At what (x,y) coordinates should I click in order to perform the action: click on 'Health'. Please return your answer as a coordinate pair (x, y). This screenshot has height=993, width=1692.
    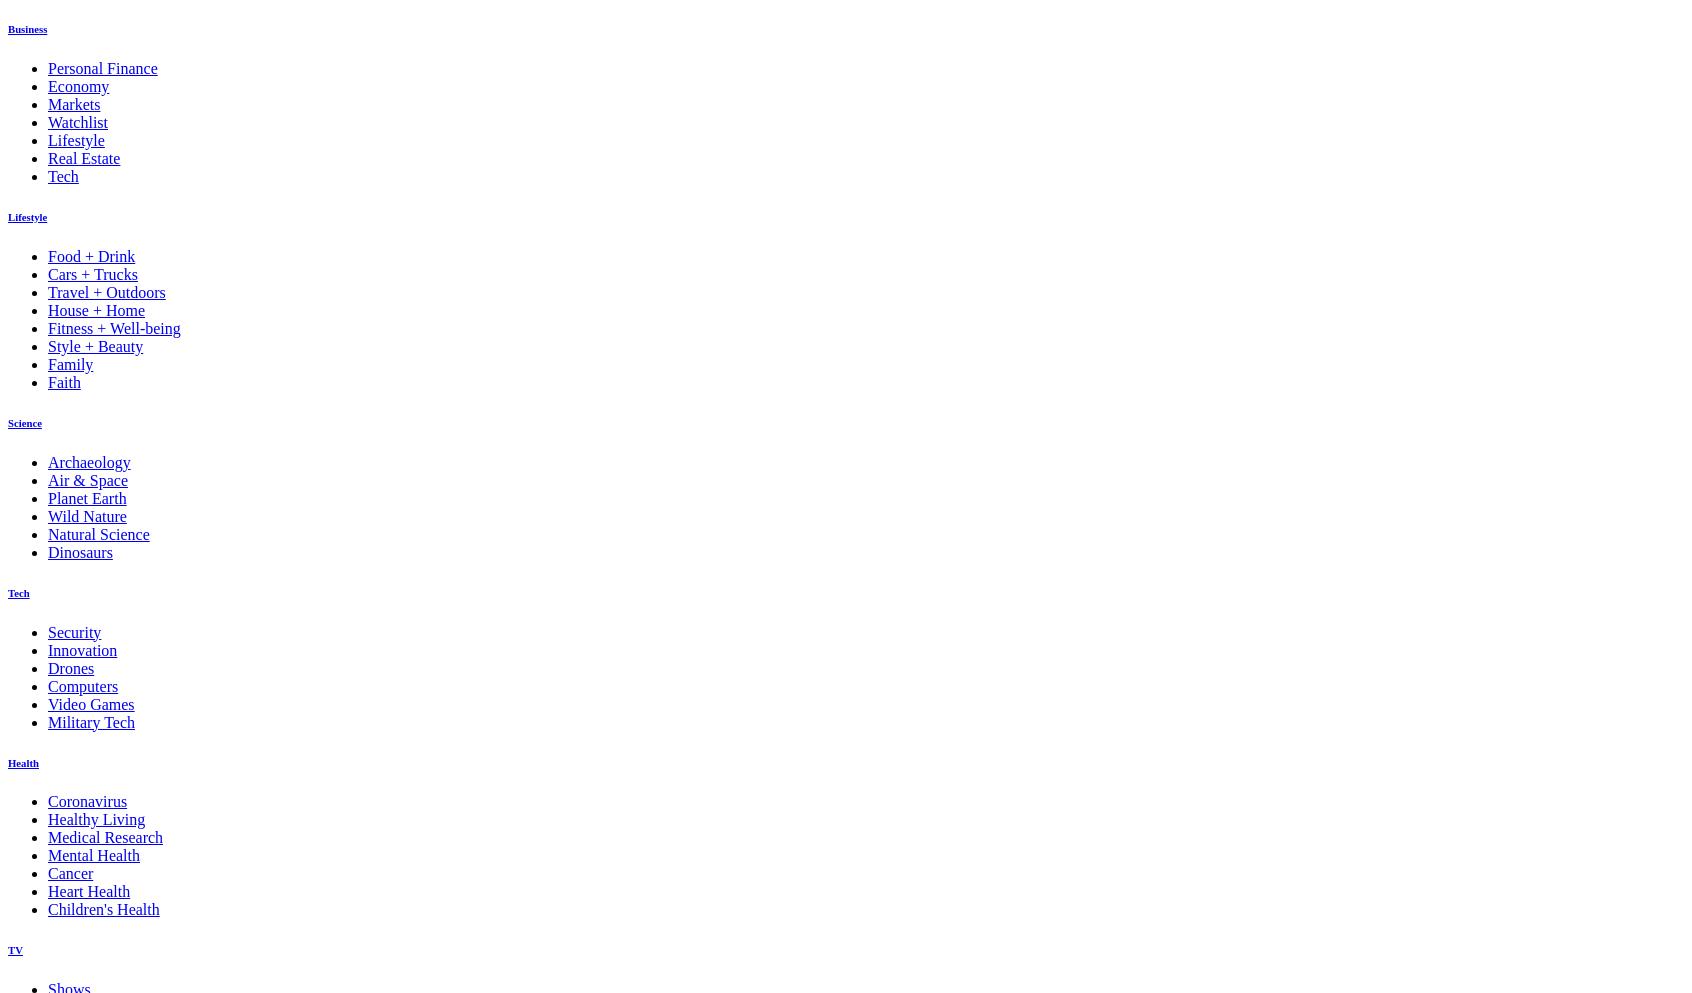
    Looking at the image, I should click on (22, 762).